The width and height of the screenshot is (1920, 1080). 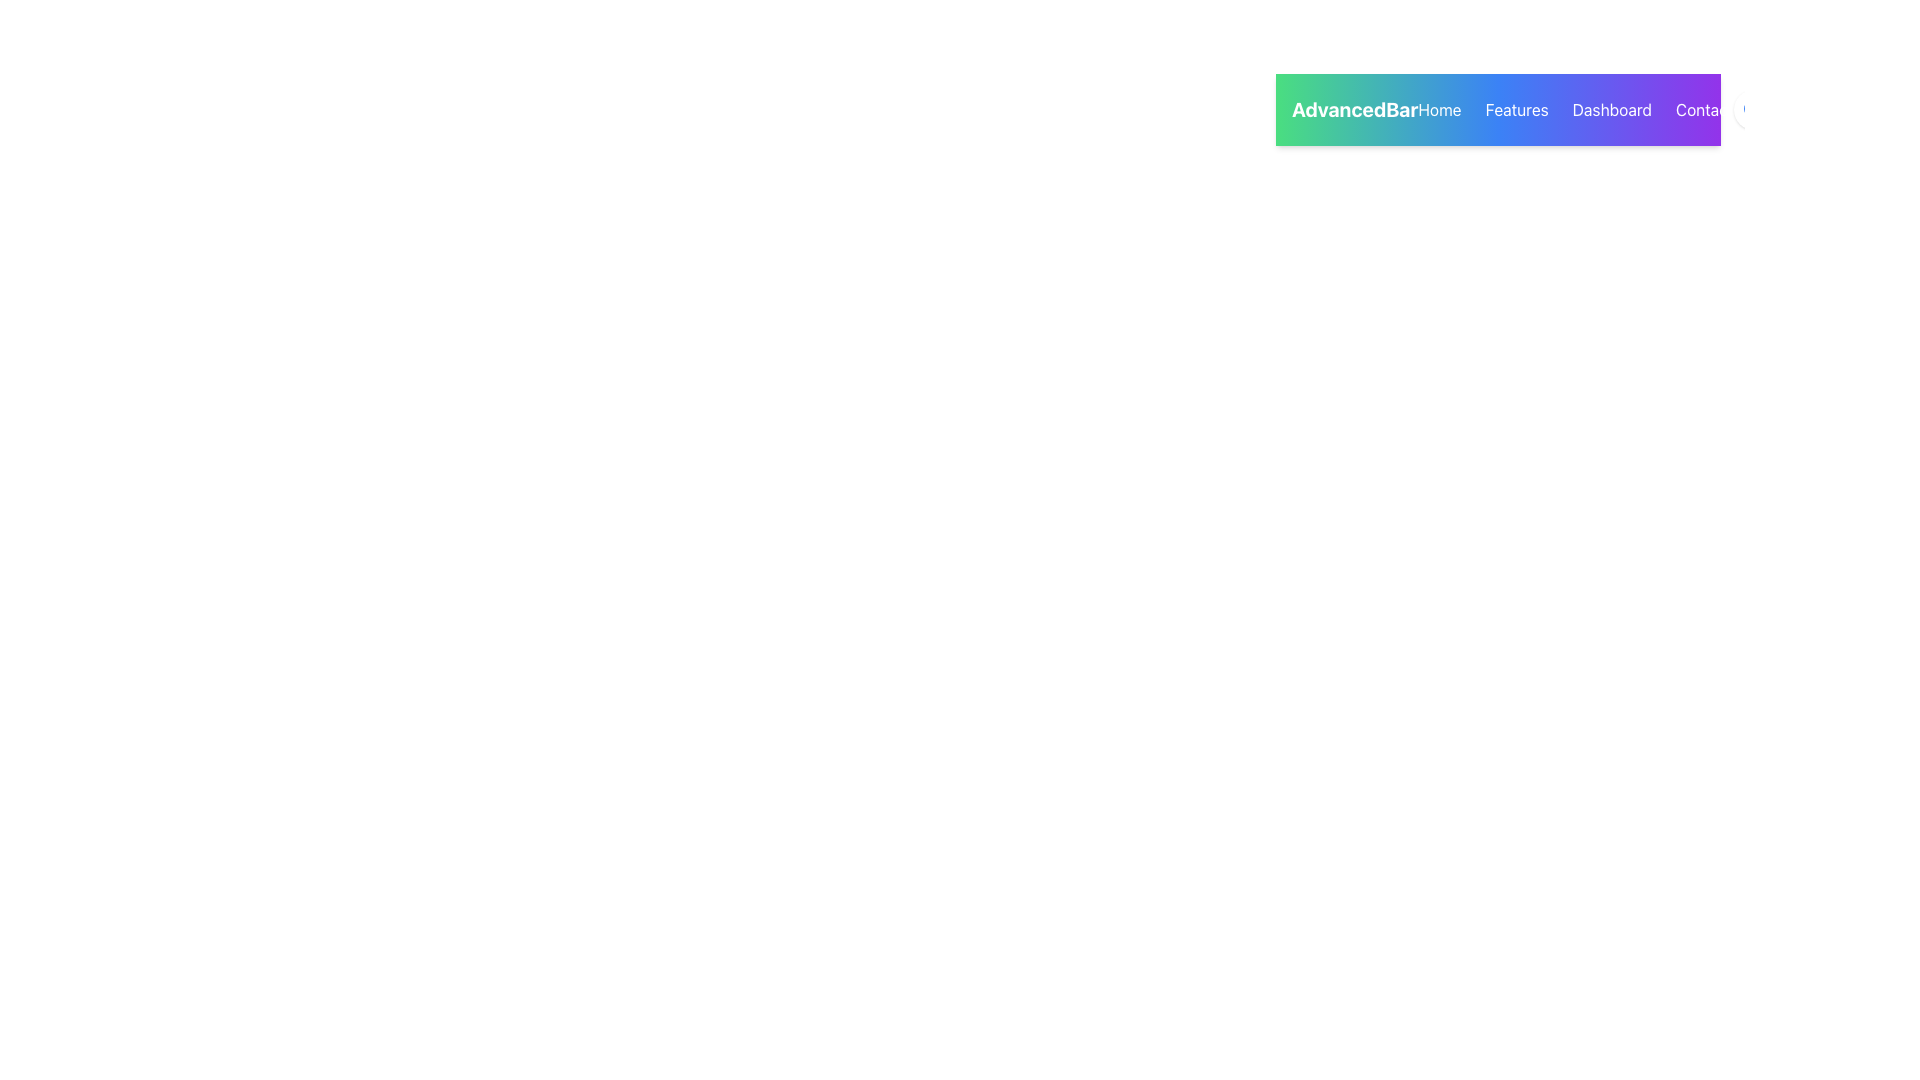 I want to click on the 'AdvancedBar' label, which is the first item in the horizontal navigation bar, styled in bold white font with a gradient green-to-blue background, so click(x=1355, y=110).